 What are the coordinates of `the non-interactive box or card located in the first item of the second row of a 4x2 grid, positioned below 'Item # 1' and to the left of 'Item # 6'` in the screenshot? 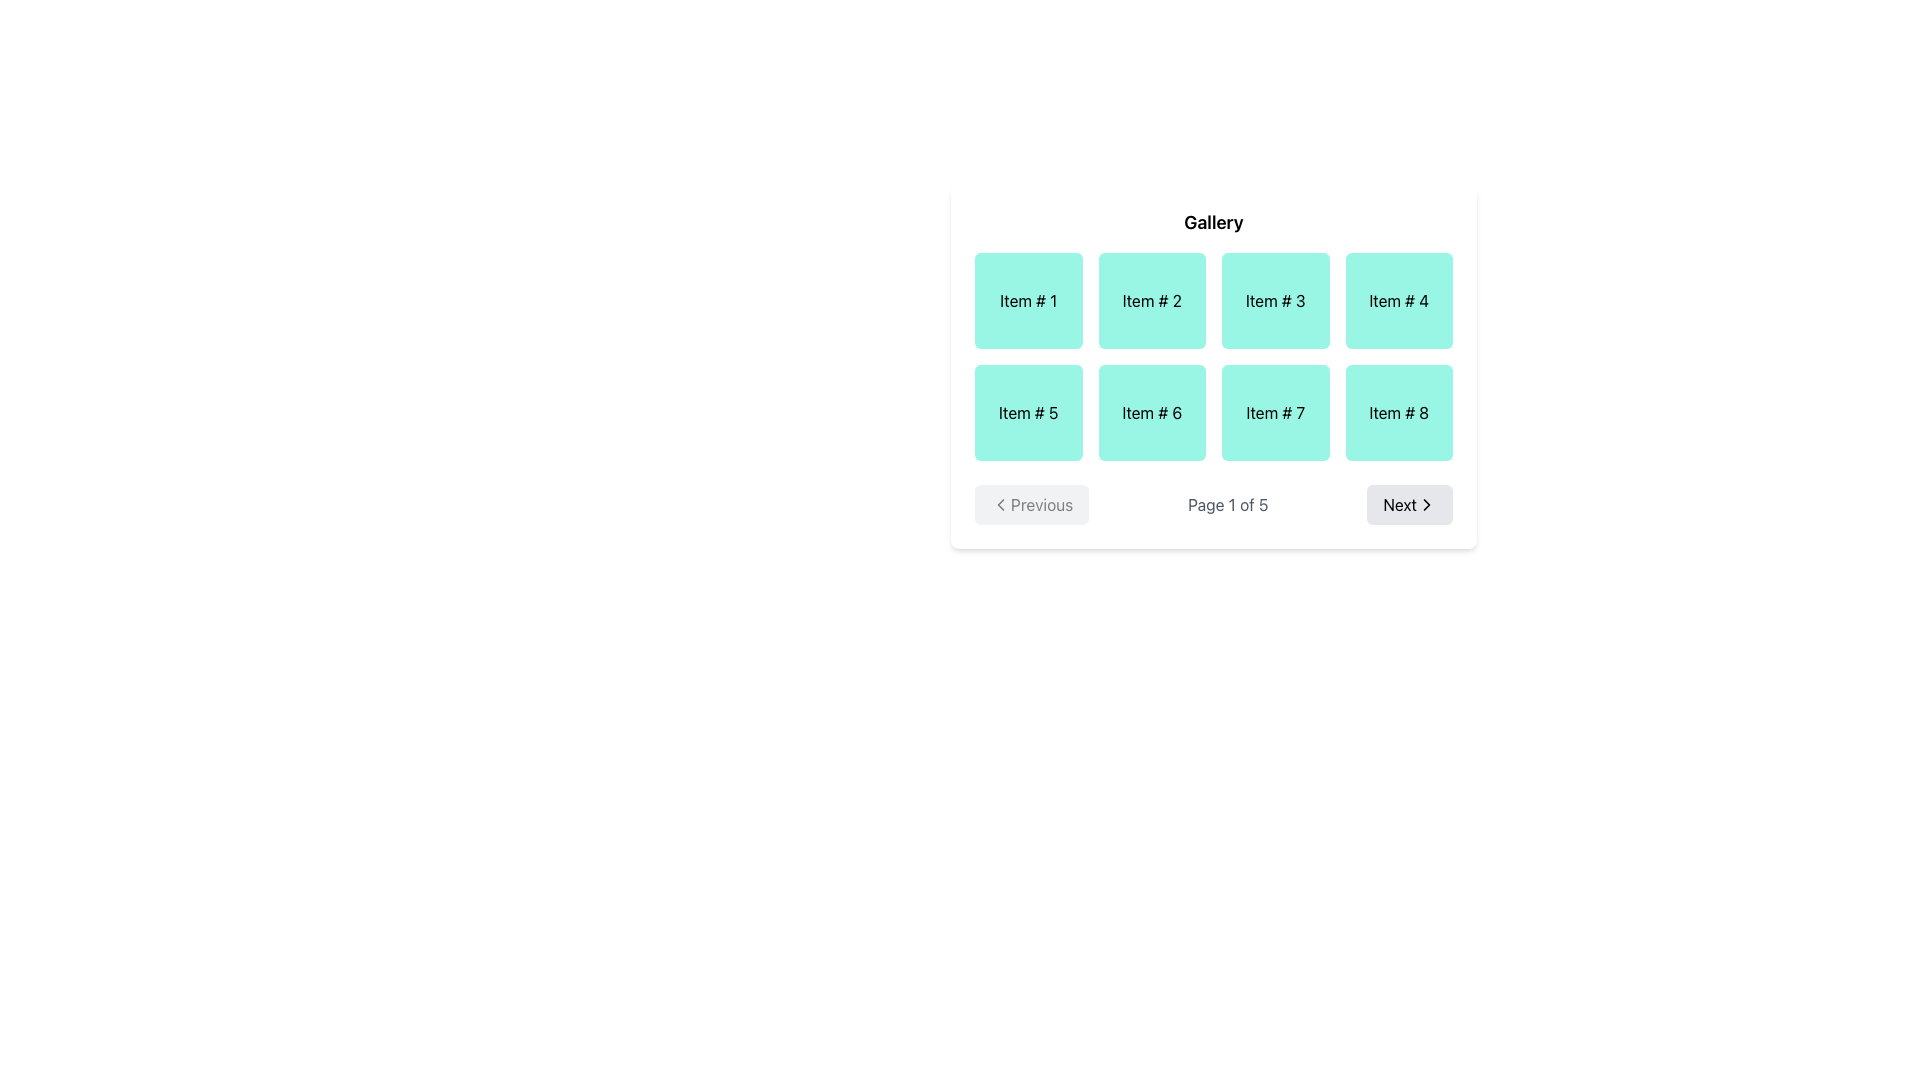 It's located at (1028, 411).